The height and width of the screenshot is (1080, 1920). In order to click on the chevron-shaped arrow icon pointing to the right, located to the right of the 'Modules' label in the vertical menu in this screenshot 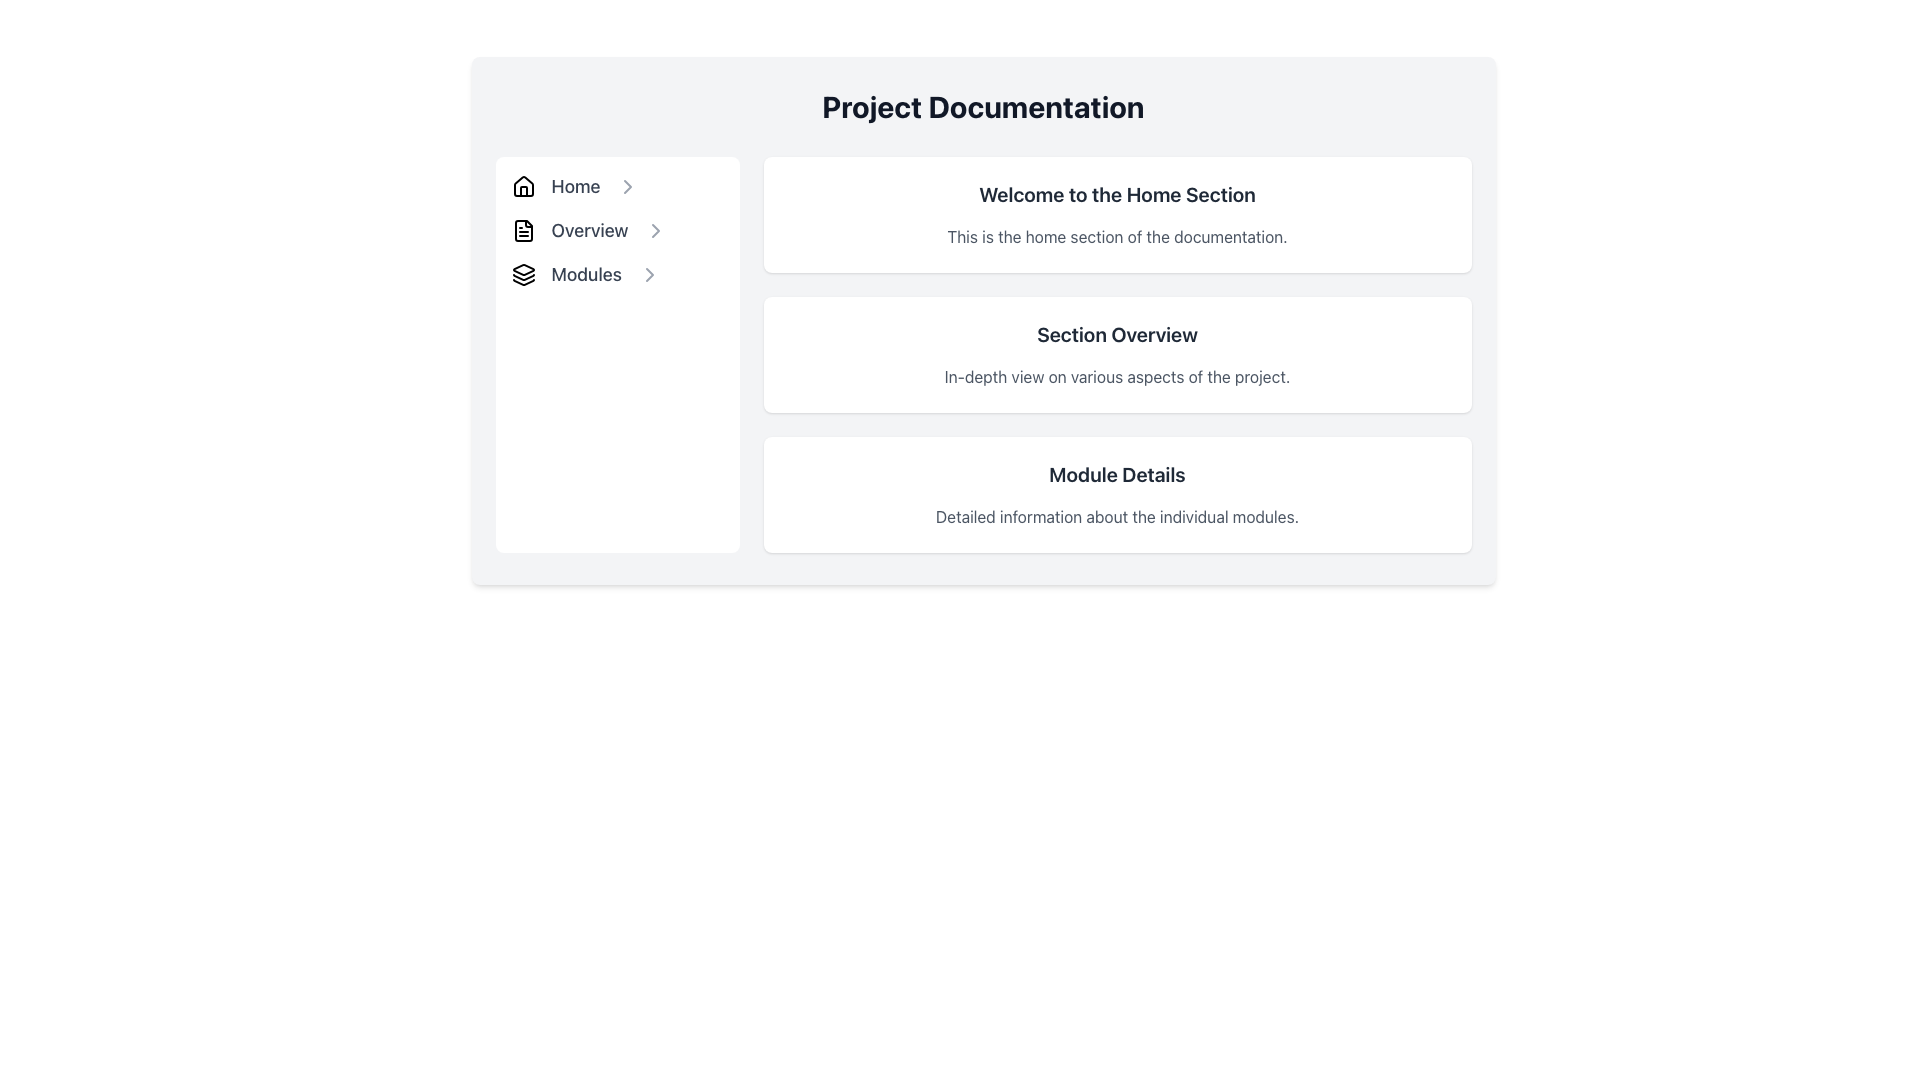, I will do `click(649, 274)`.